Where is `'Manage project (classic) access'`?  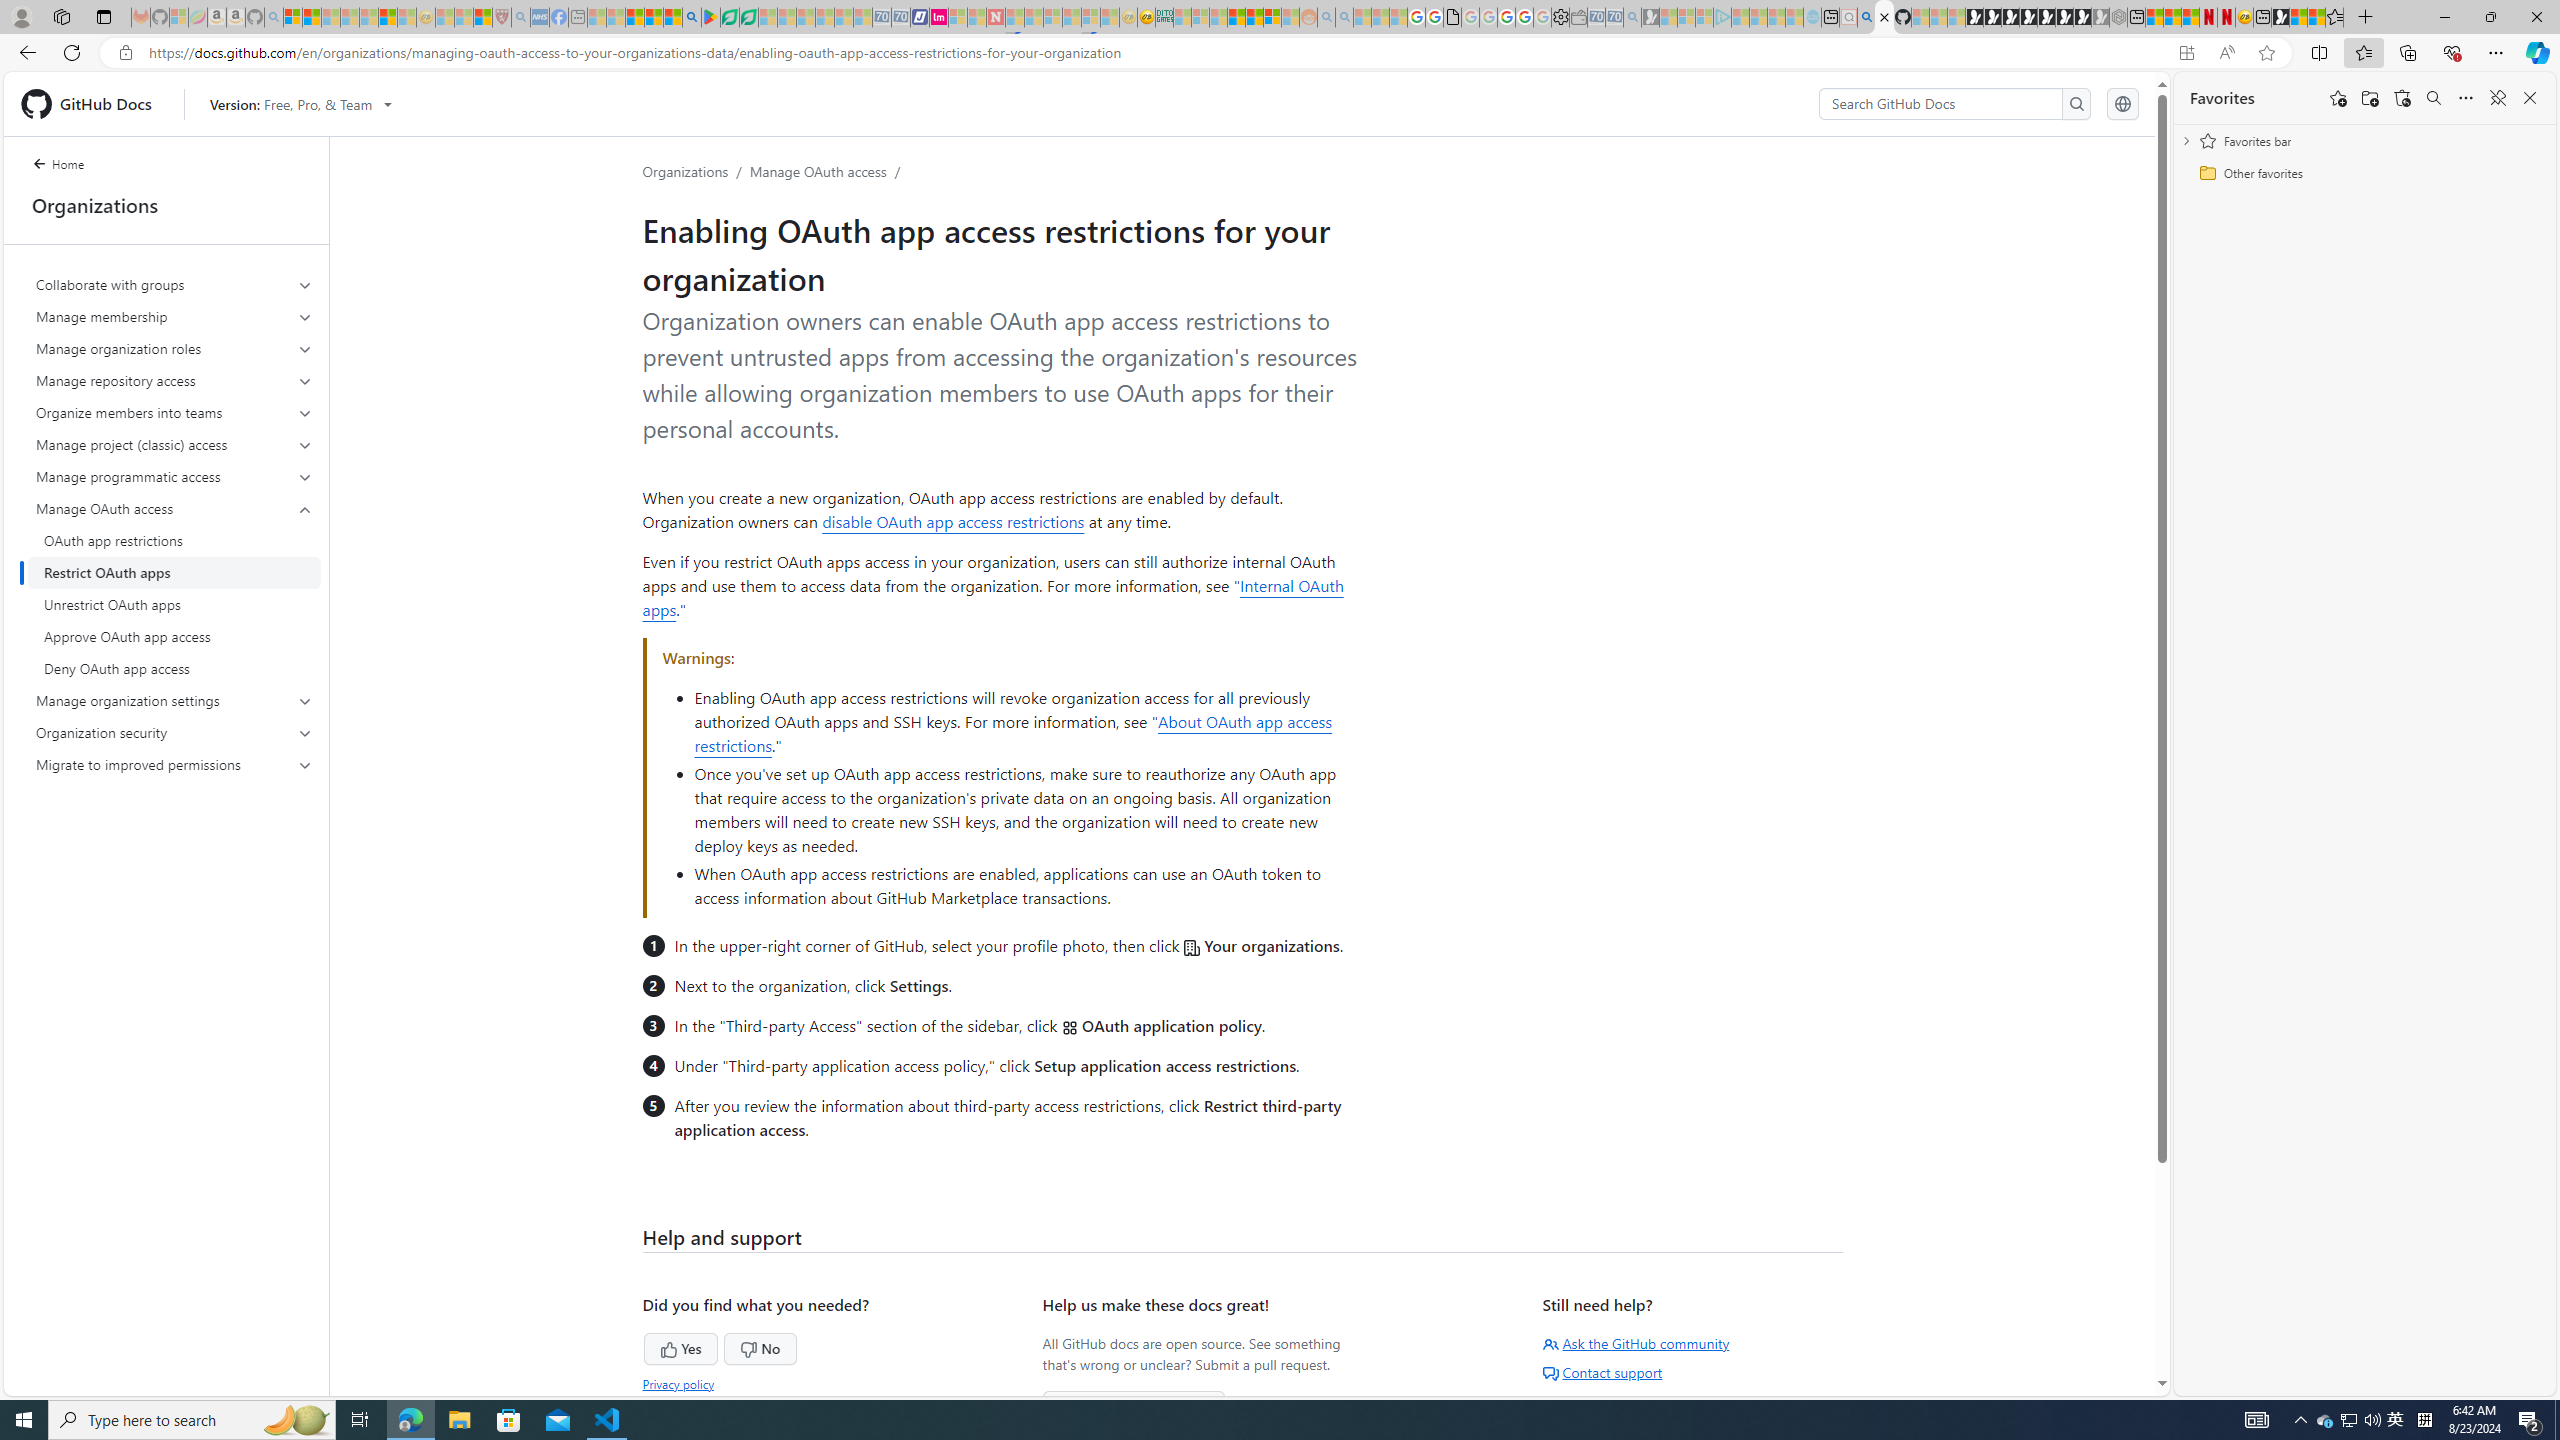 'Manage project (classic) access' is located at coordinates (175, 444).